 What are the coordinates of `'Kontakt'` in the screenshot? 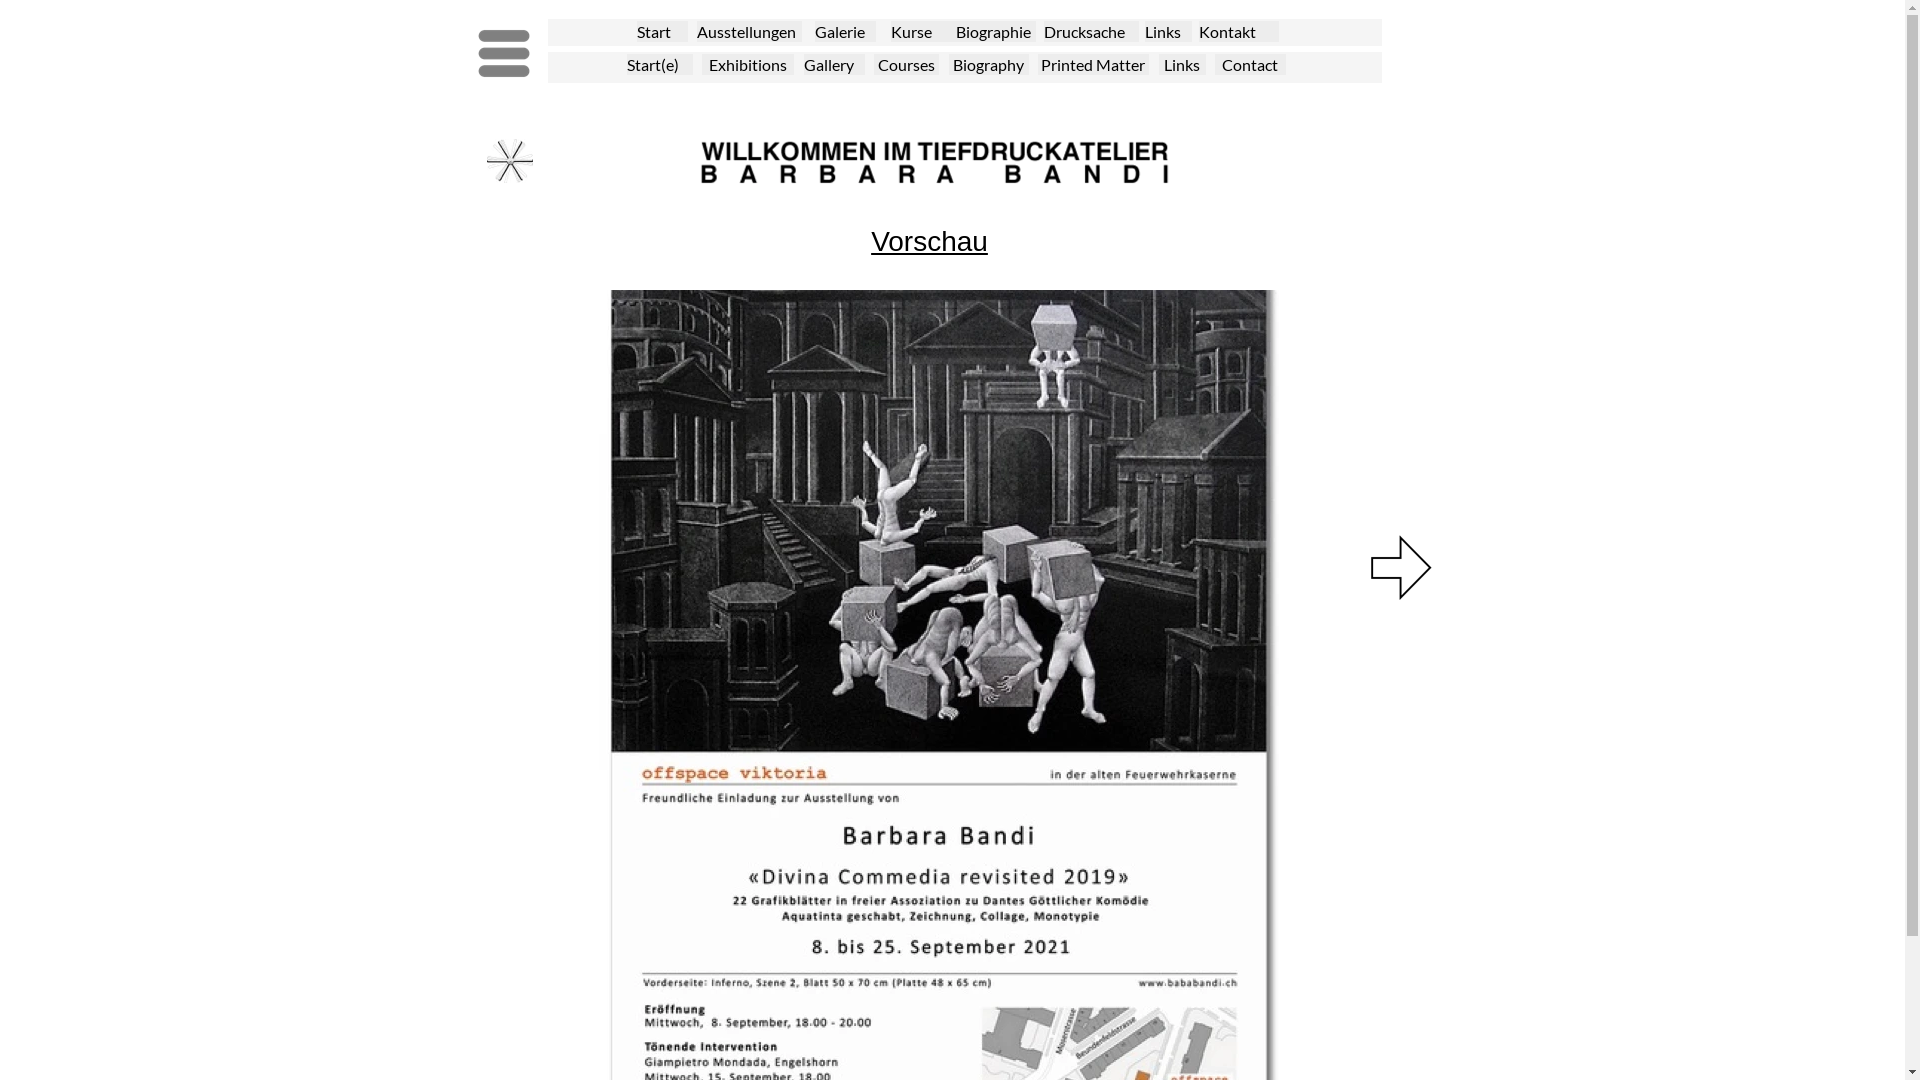 It's located at (1198, 32).